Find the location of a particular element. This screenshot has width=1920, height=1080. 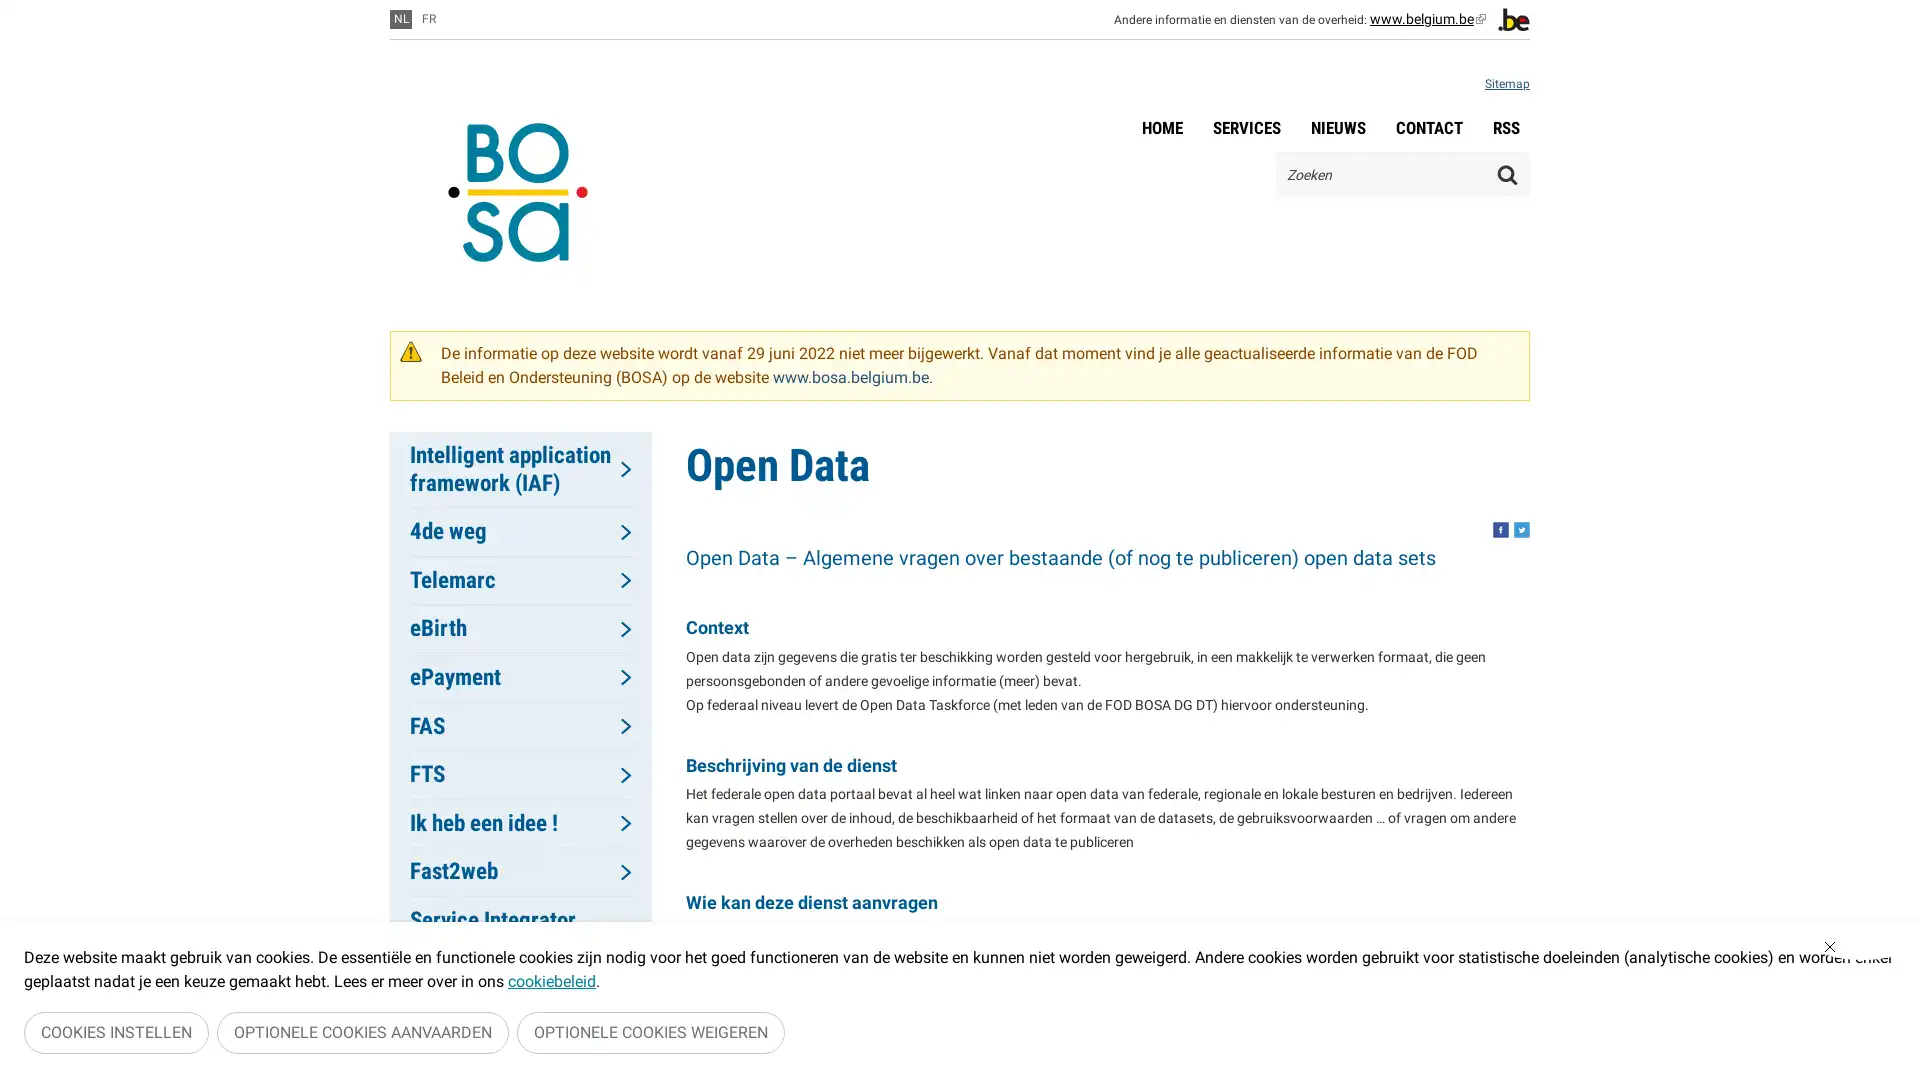

OPTIONELE COOKIES AANVAARDEN is located at coordinates (363, 1034).